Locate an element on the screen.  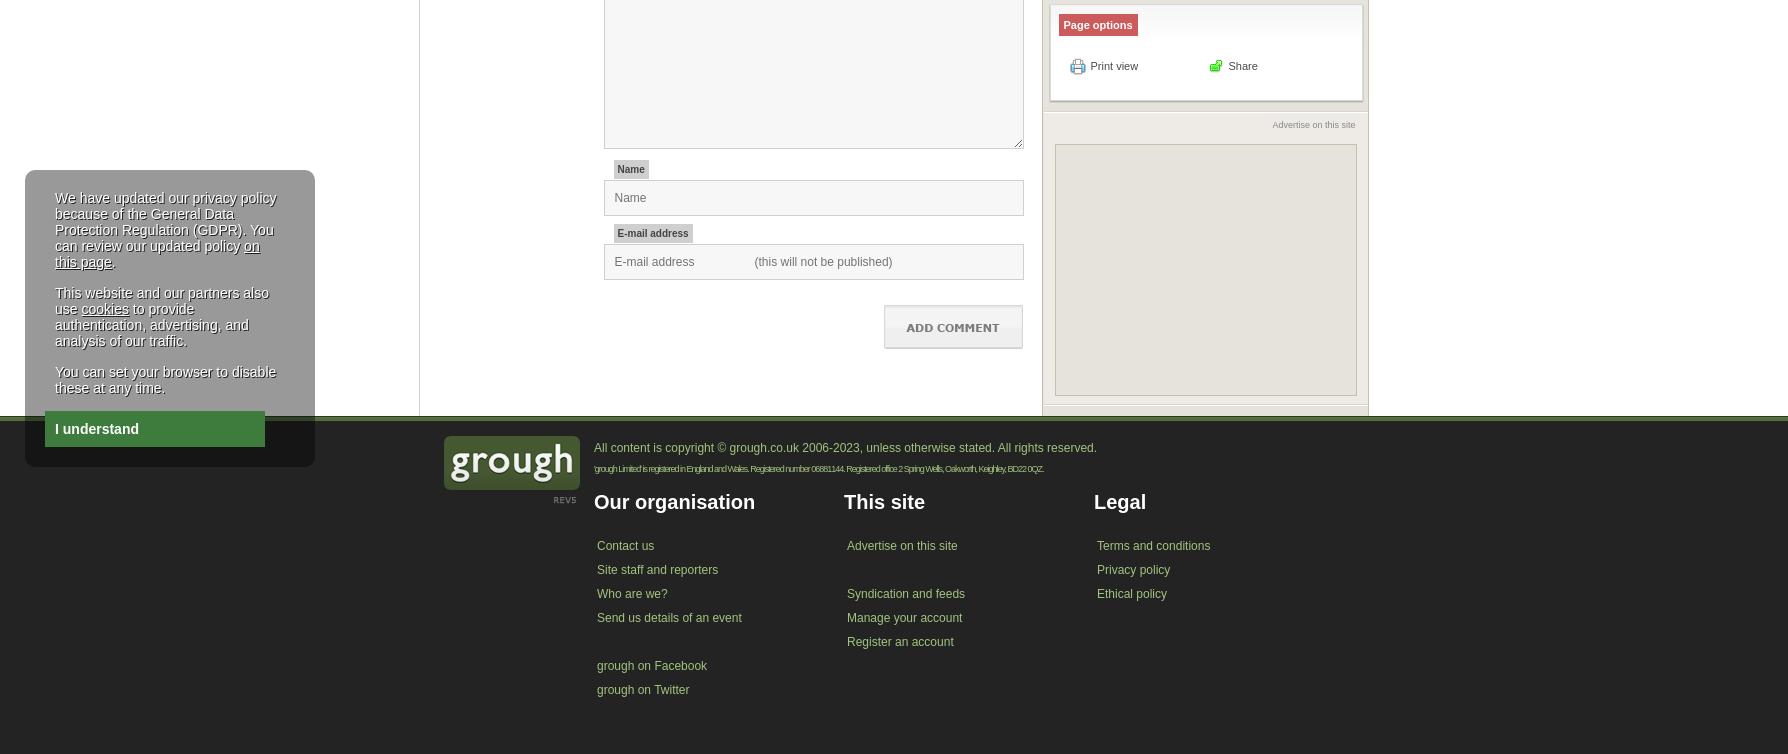
'Terms and conditions' is located at coordinates (1096, 545).